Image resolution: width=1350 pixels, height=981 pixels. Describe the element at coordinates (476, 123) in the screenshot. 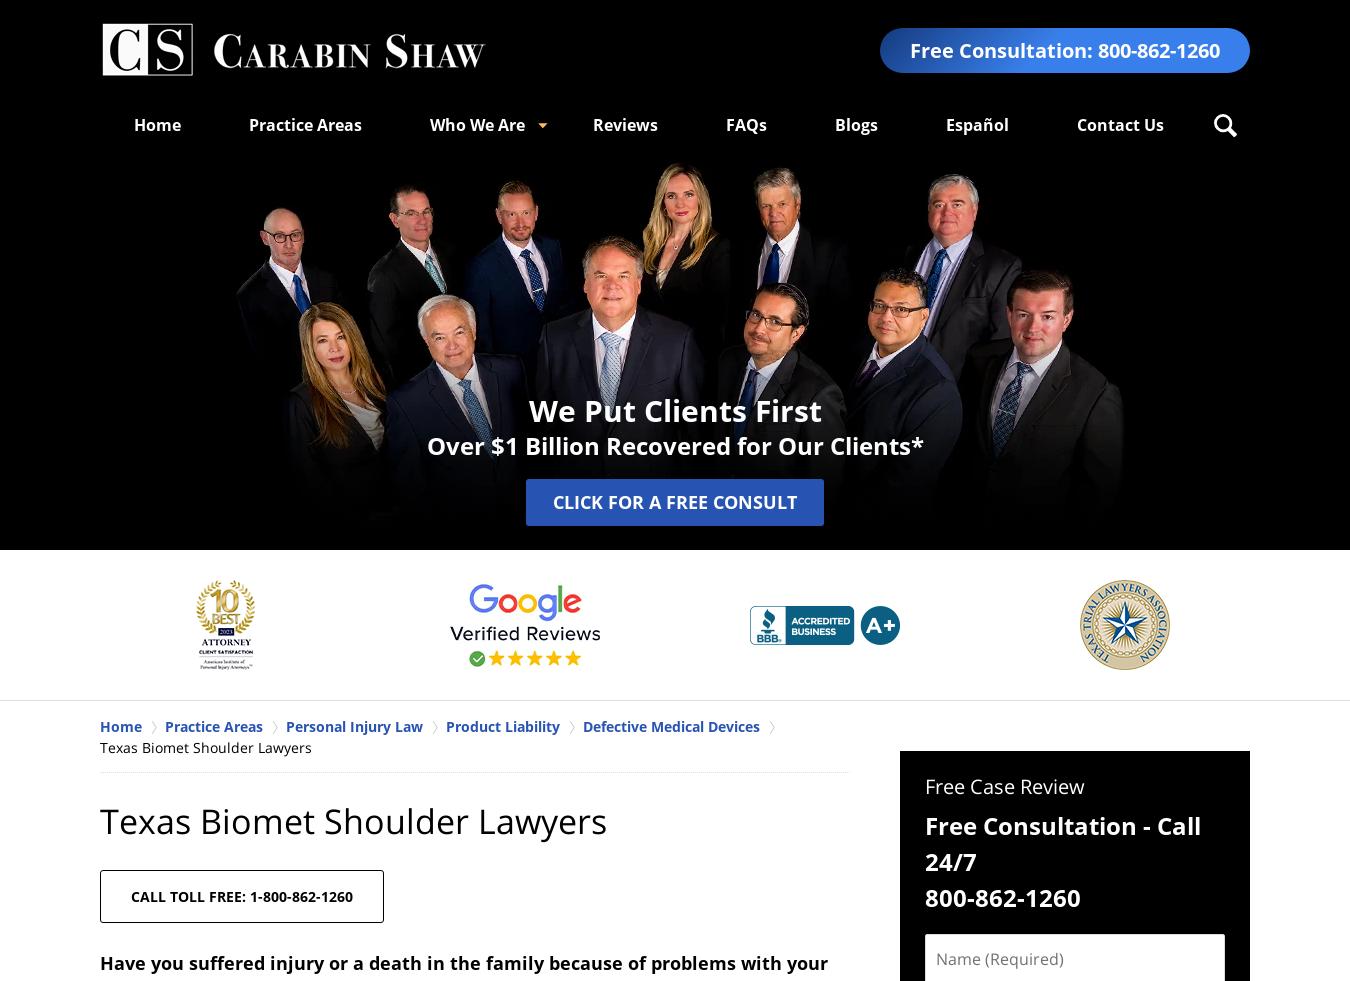

I see `'Who We Are'` at that location.